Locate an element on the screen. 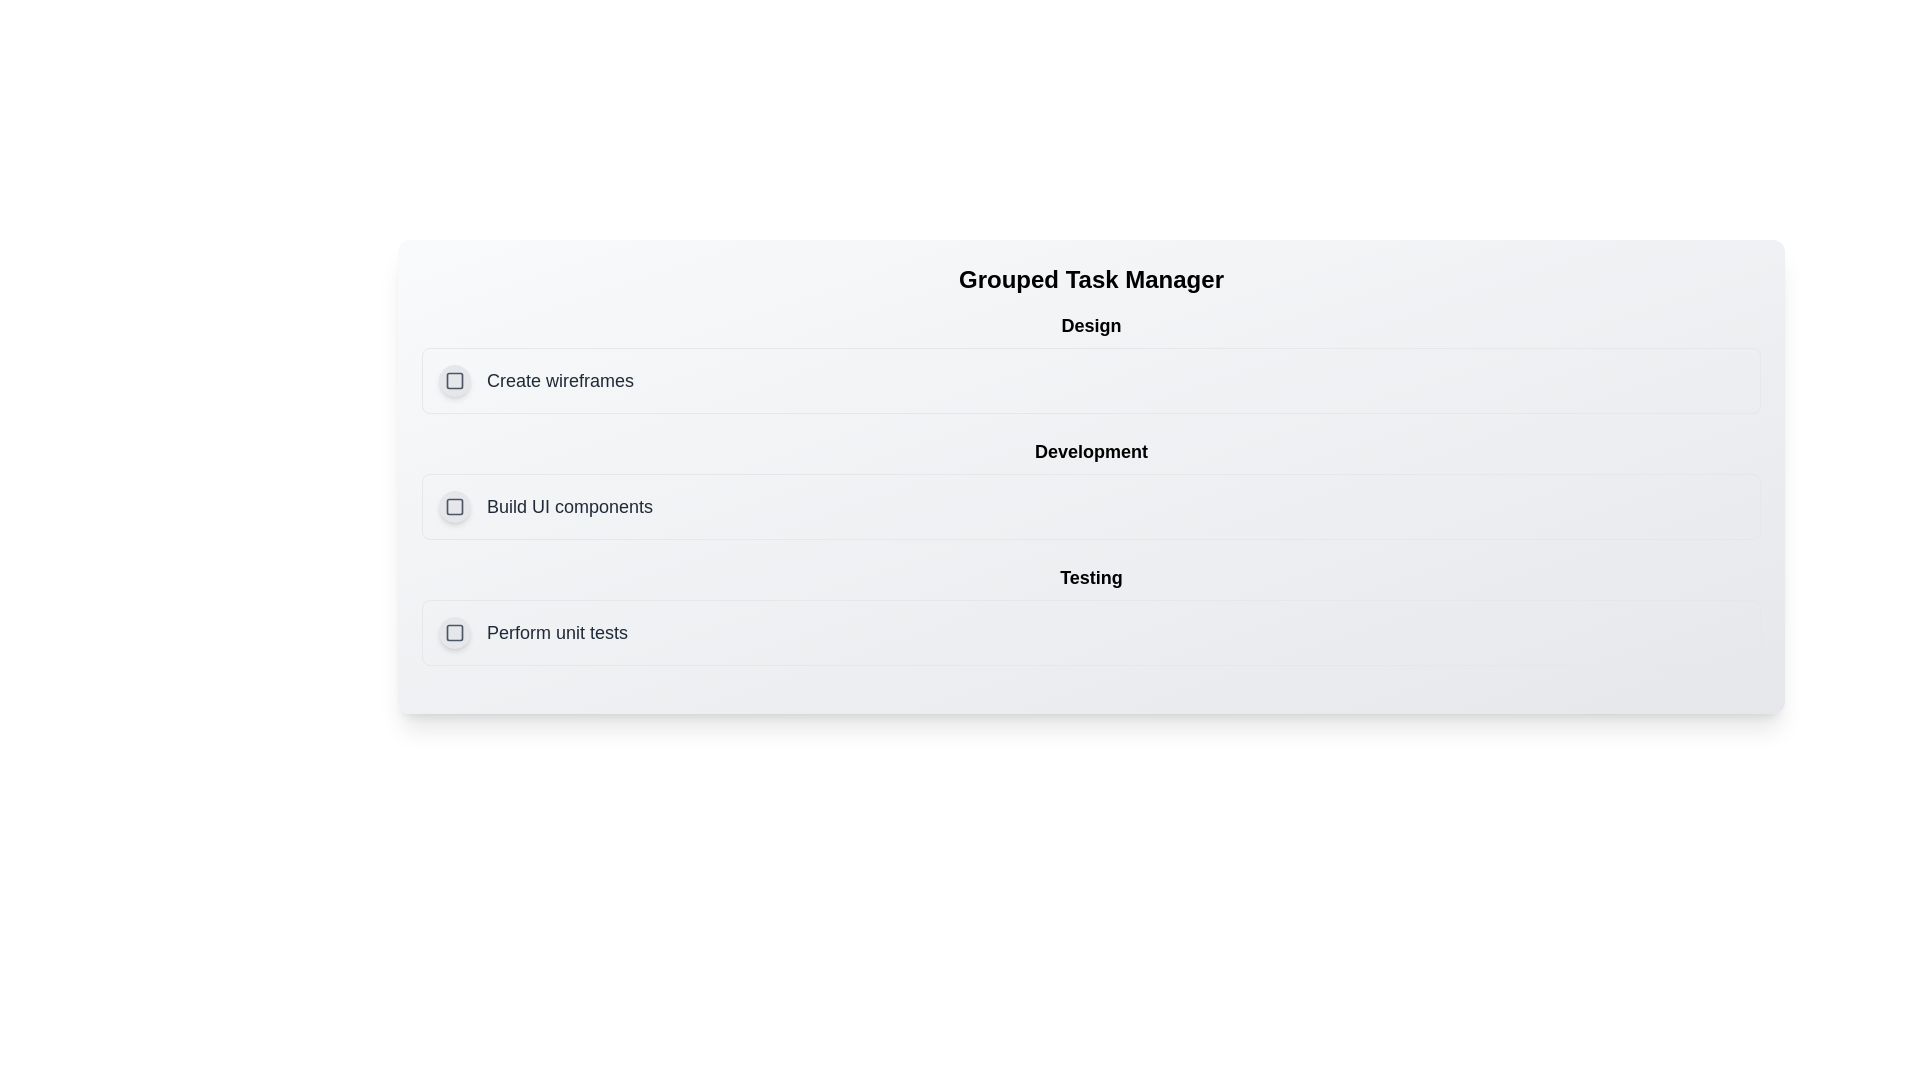 This screenshot has width=1920, height=1080. the checkbox or text of the second task item in the 'Development' to-do list, which allows users to mark the task as completed is located at coordinates (546, 505).